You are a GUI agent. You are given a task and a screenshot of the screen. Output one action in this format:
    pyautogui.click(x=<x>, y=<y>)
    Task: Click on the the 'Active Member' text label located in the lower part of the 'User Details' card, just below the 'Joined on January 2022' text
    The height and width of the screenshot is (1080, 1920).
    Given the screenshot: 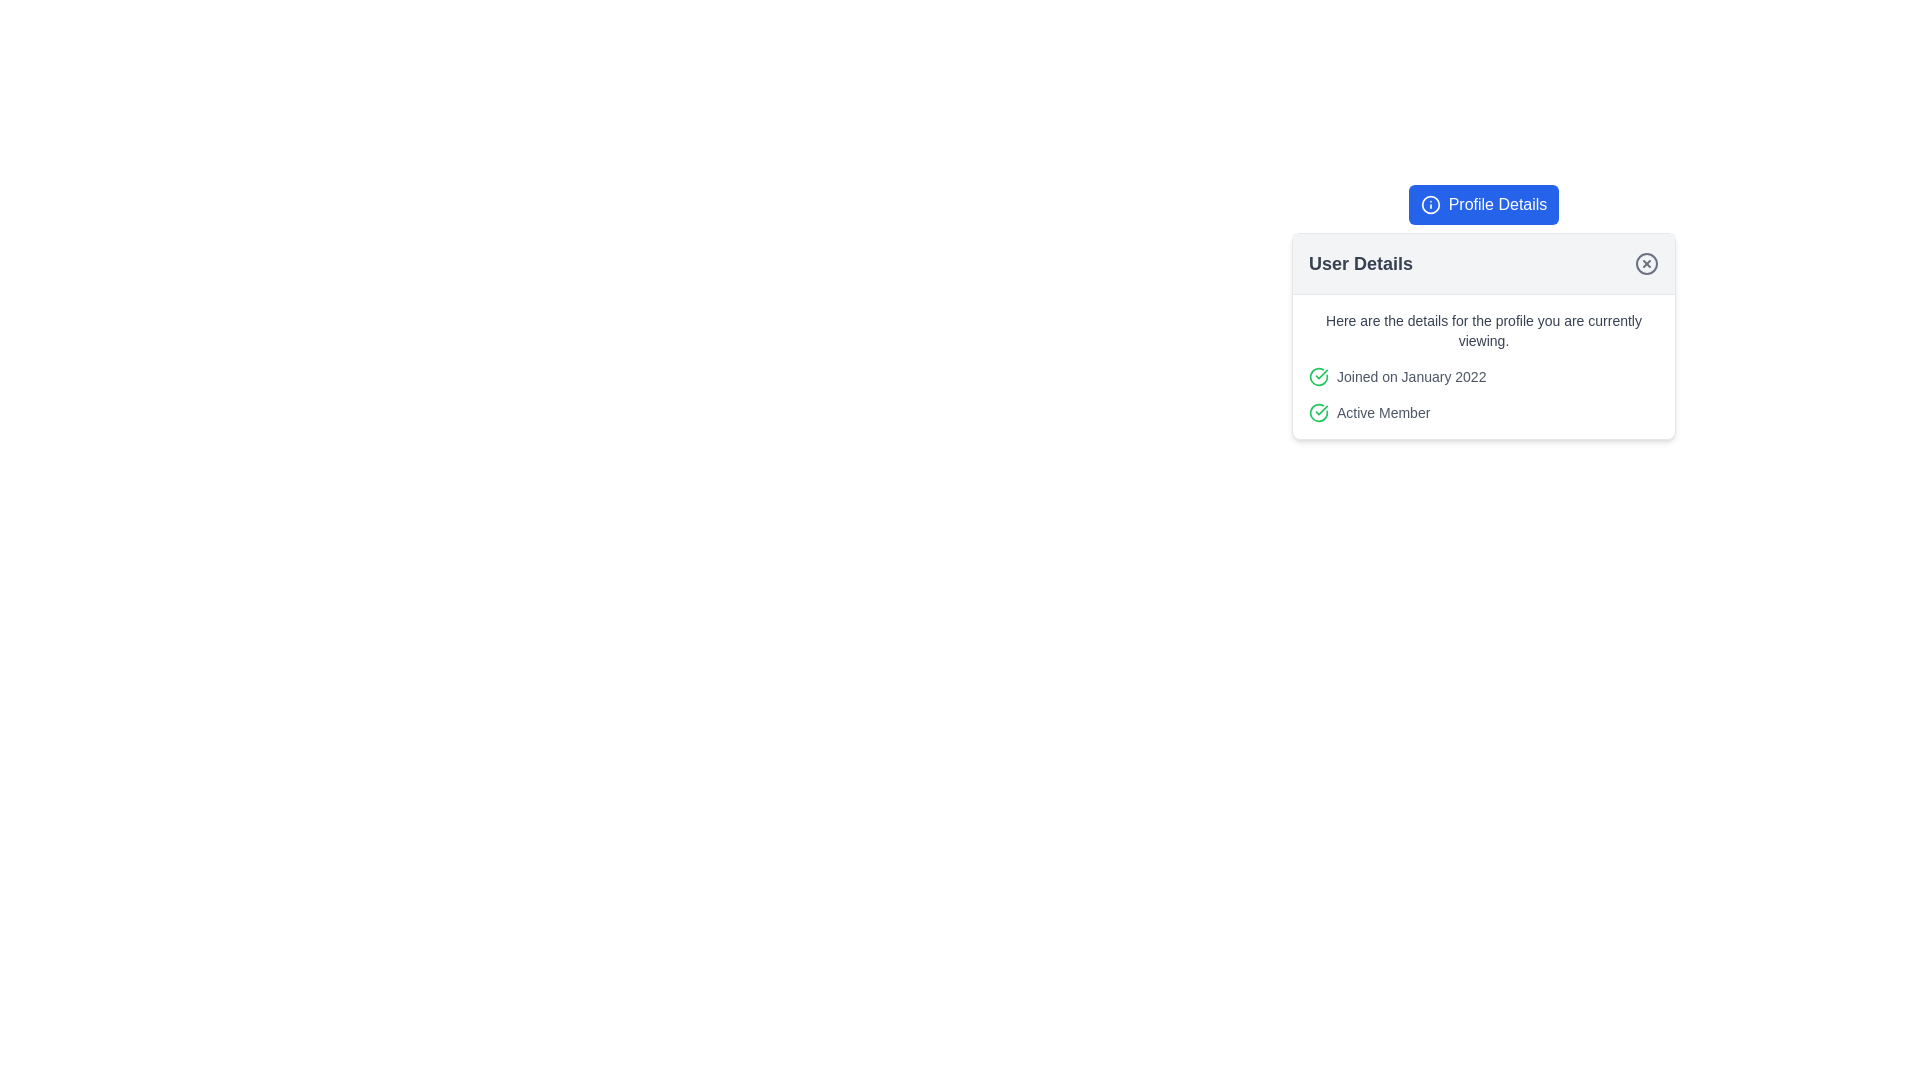 What is the action you would take?
    pyautogui.click(x=1382, y=411)
    